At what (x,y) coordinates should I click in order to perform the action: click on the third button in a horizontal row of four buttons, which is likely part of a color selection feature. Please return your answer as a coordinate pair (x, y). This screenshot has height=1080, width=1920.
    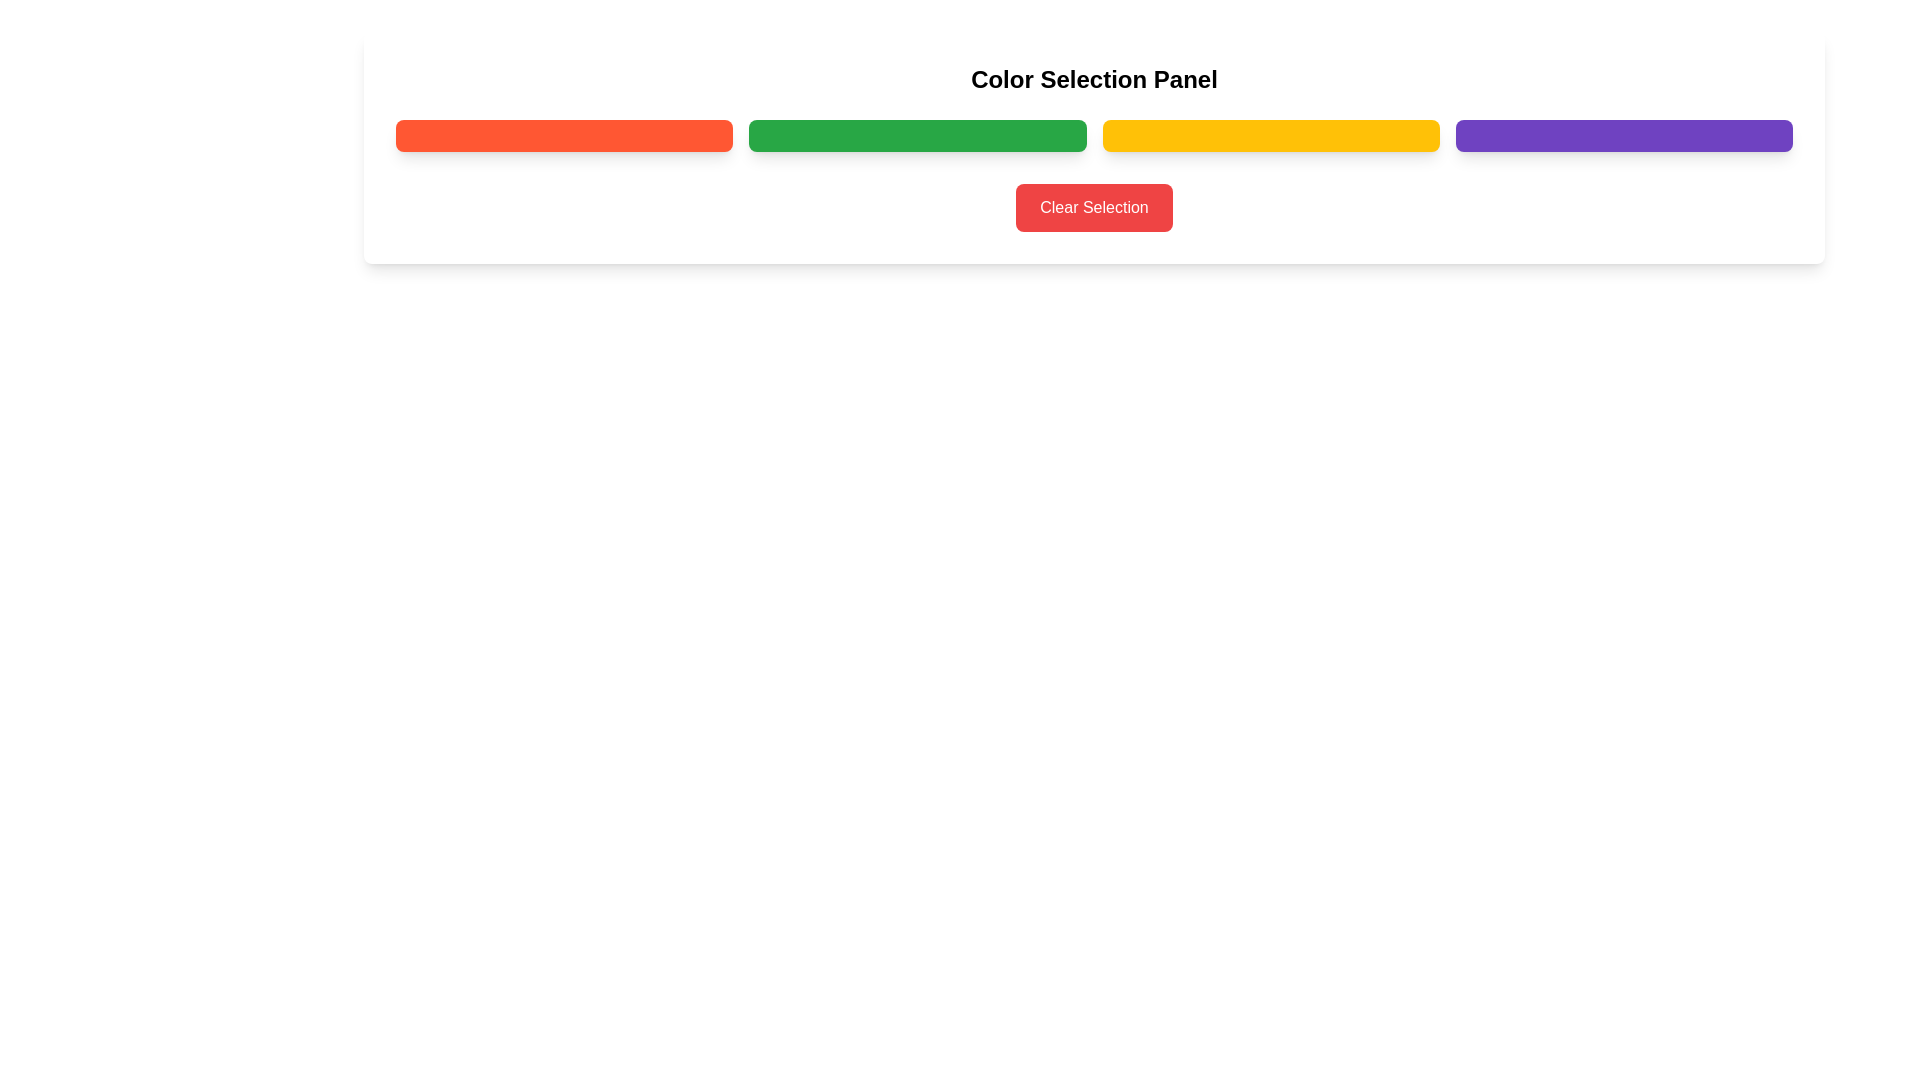
    Looking at the image, I should click on (1270, 135).